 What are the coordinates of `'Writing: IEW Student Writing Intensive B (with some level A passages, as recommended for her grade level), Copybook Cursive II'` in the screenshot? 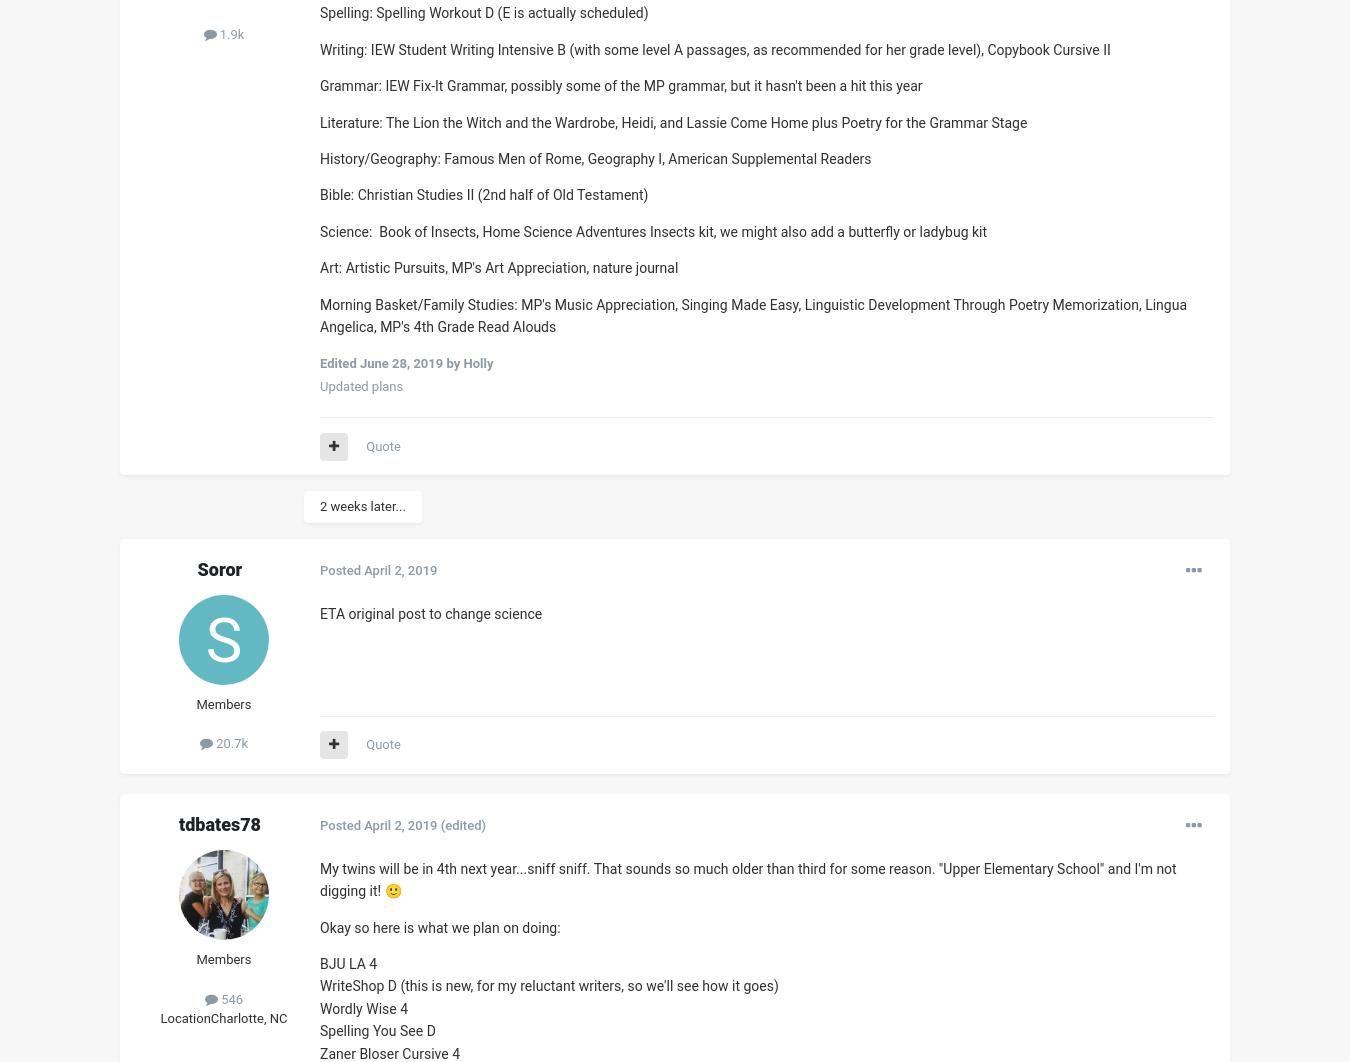 It's located at (713, 48).